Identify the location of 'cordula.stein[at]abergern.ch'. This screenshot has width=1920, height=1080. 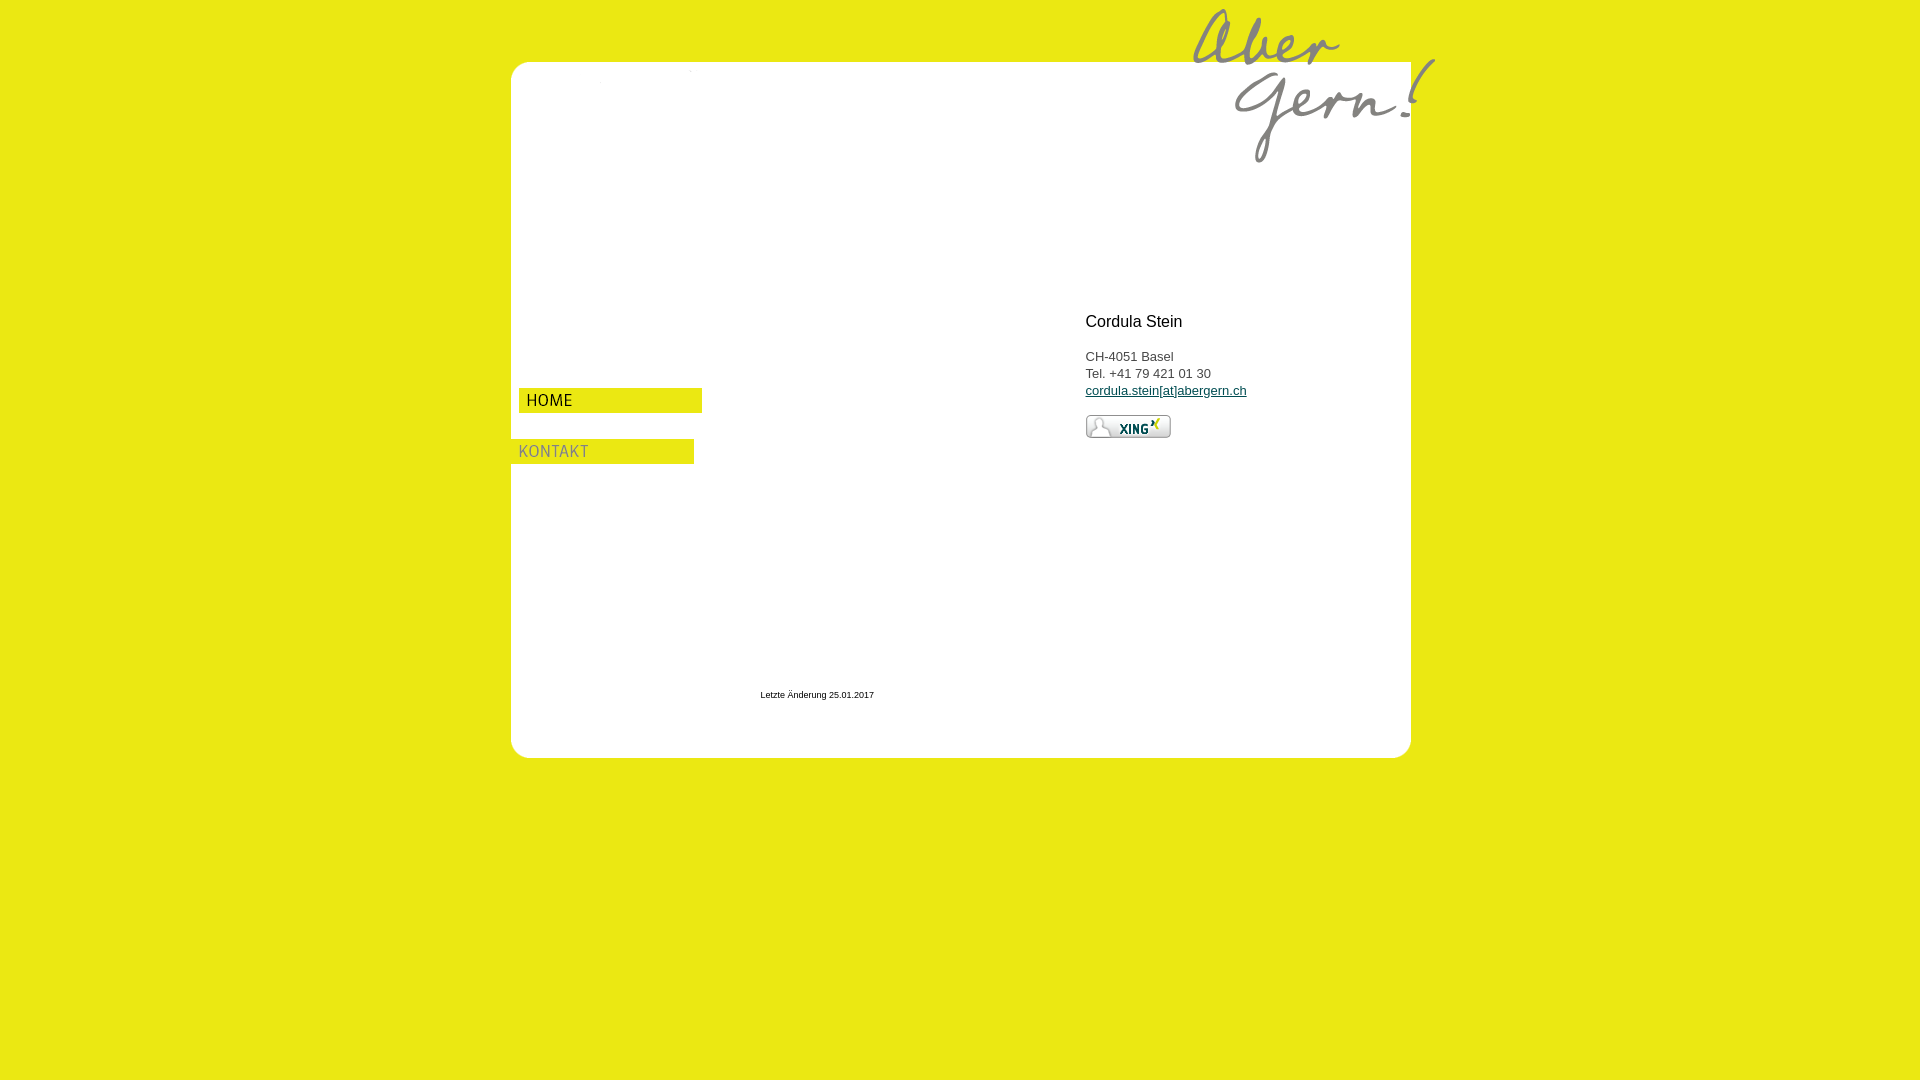
(1166, 390).